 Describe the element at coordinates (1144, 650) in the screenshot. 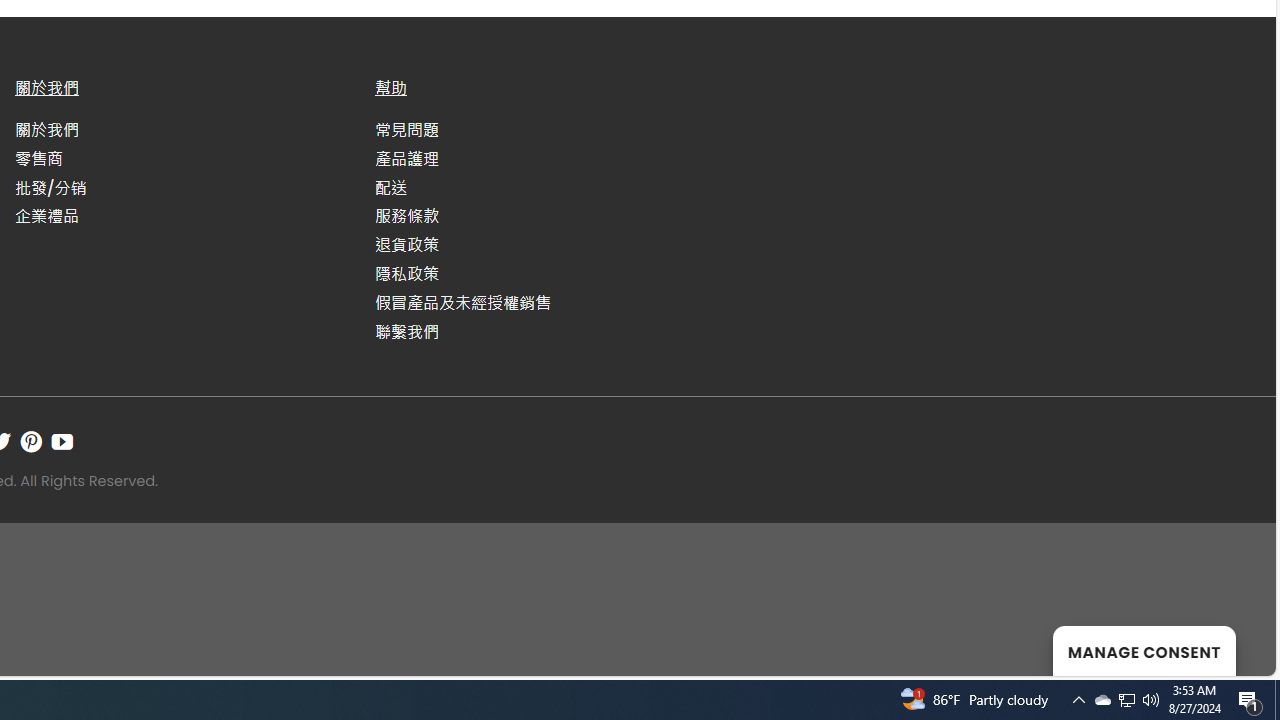

I see `'MANAGE CONSENT'` at that location.